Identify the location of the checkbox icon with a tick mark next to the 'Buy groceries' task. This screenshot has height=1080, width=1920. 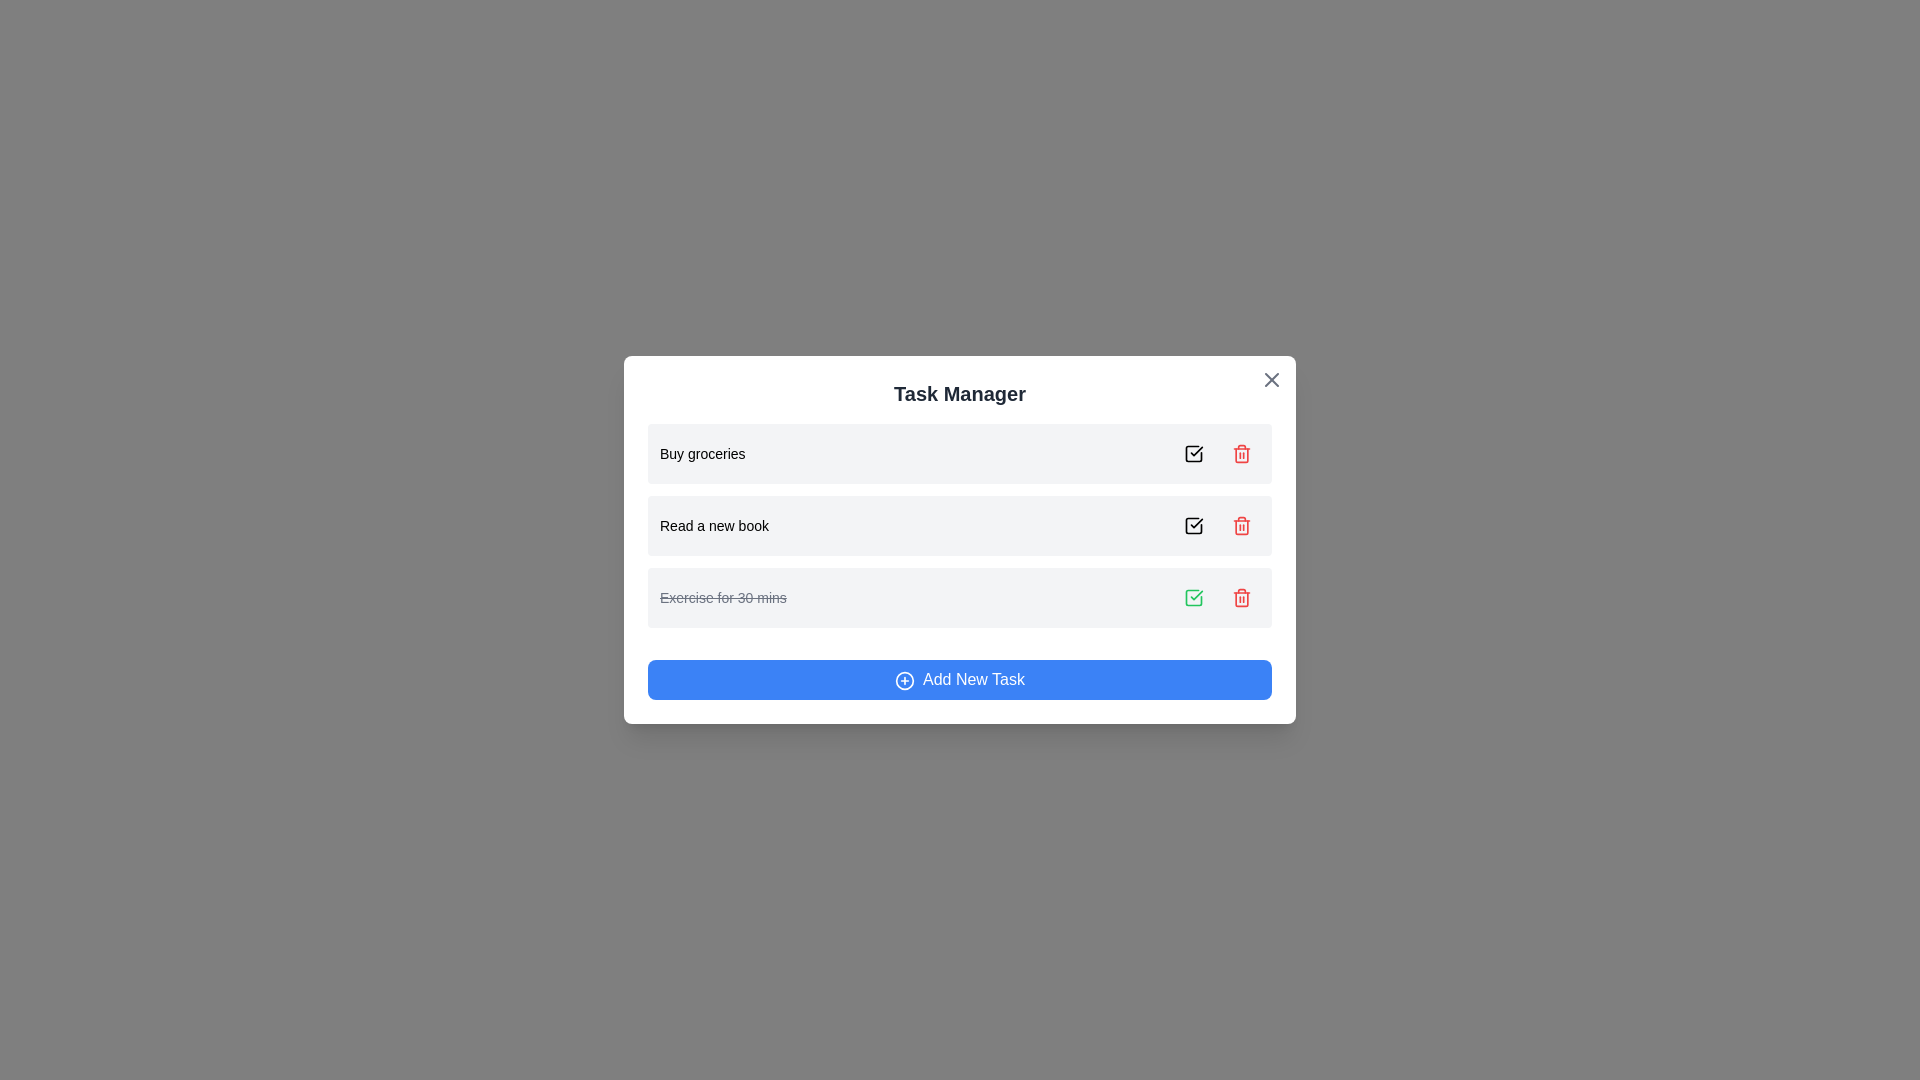
(1194, 454).